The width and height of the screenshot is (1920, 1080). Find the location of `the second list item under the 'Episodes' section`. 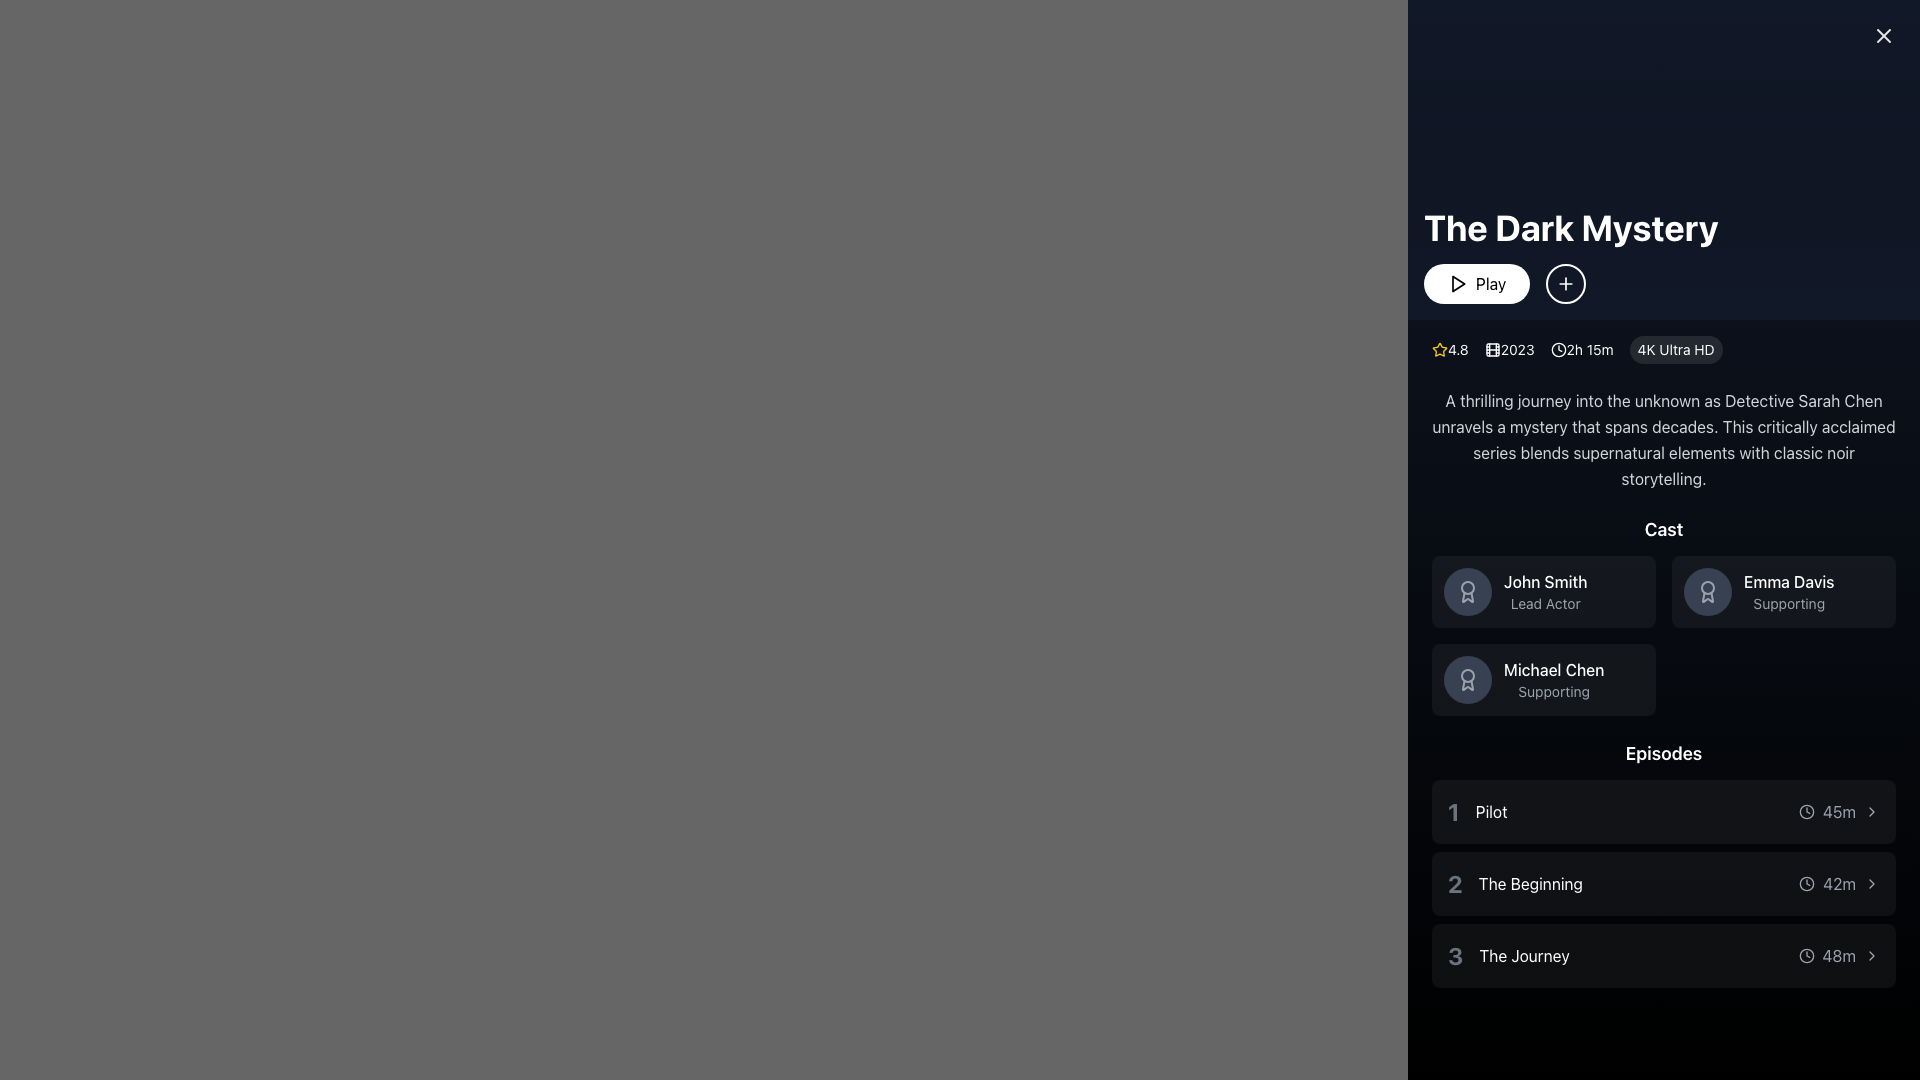

the second list item under the 'Episodes' section is located at coordinates (1664, 882).